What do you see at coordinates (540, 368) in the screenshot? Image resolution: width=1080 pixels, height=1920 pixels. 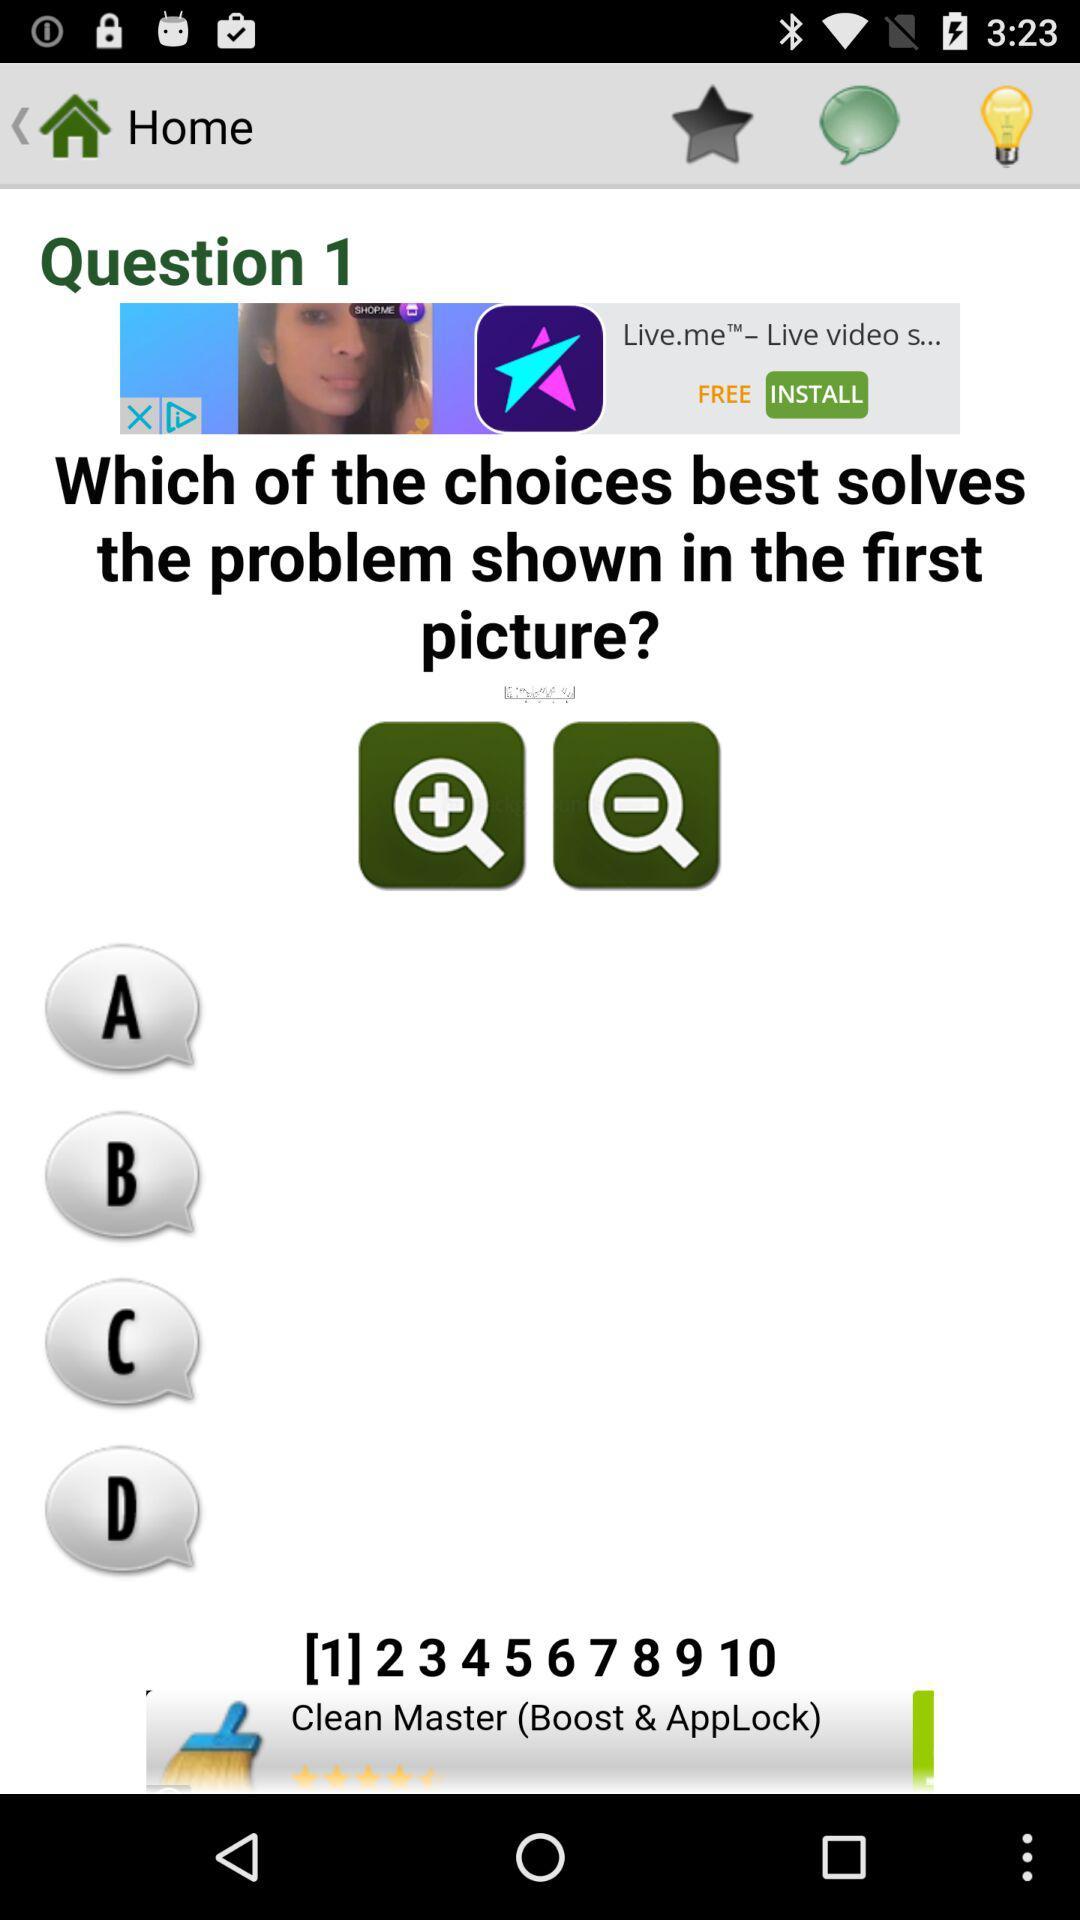 I see `adverisement` at bounding box center [540, 368].